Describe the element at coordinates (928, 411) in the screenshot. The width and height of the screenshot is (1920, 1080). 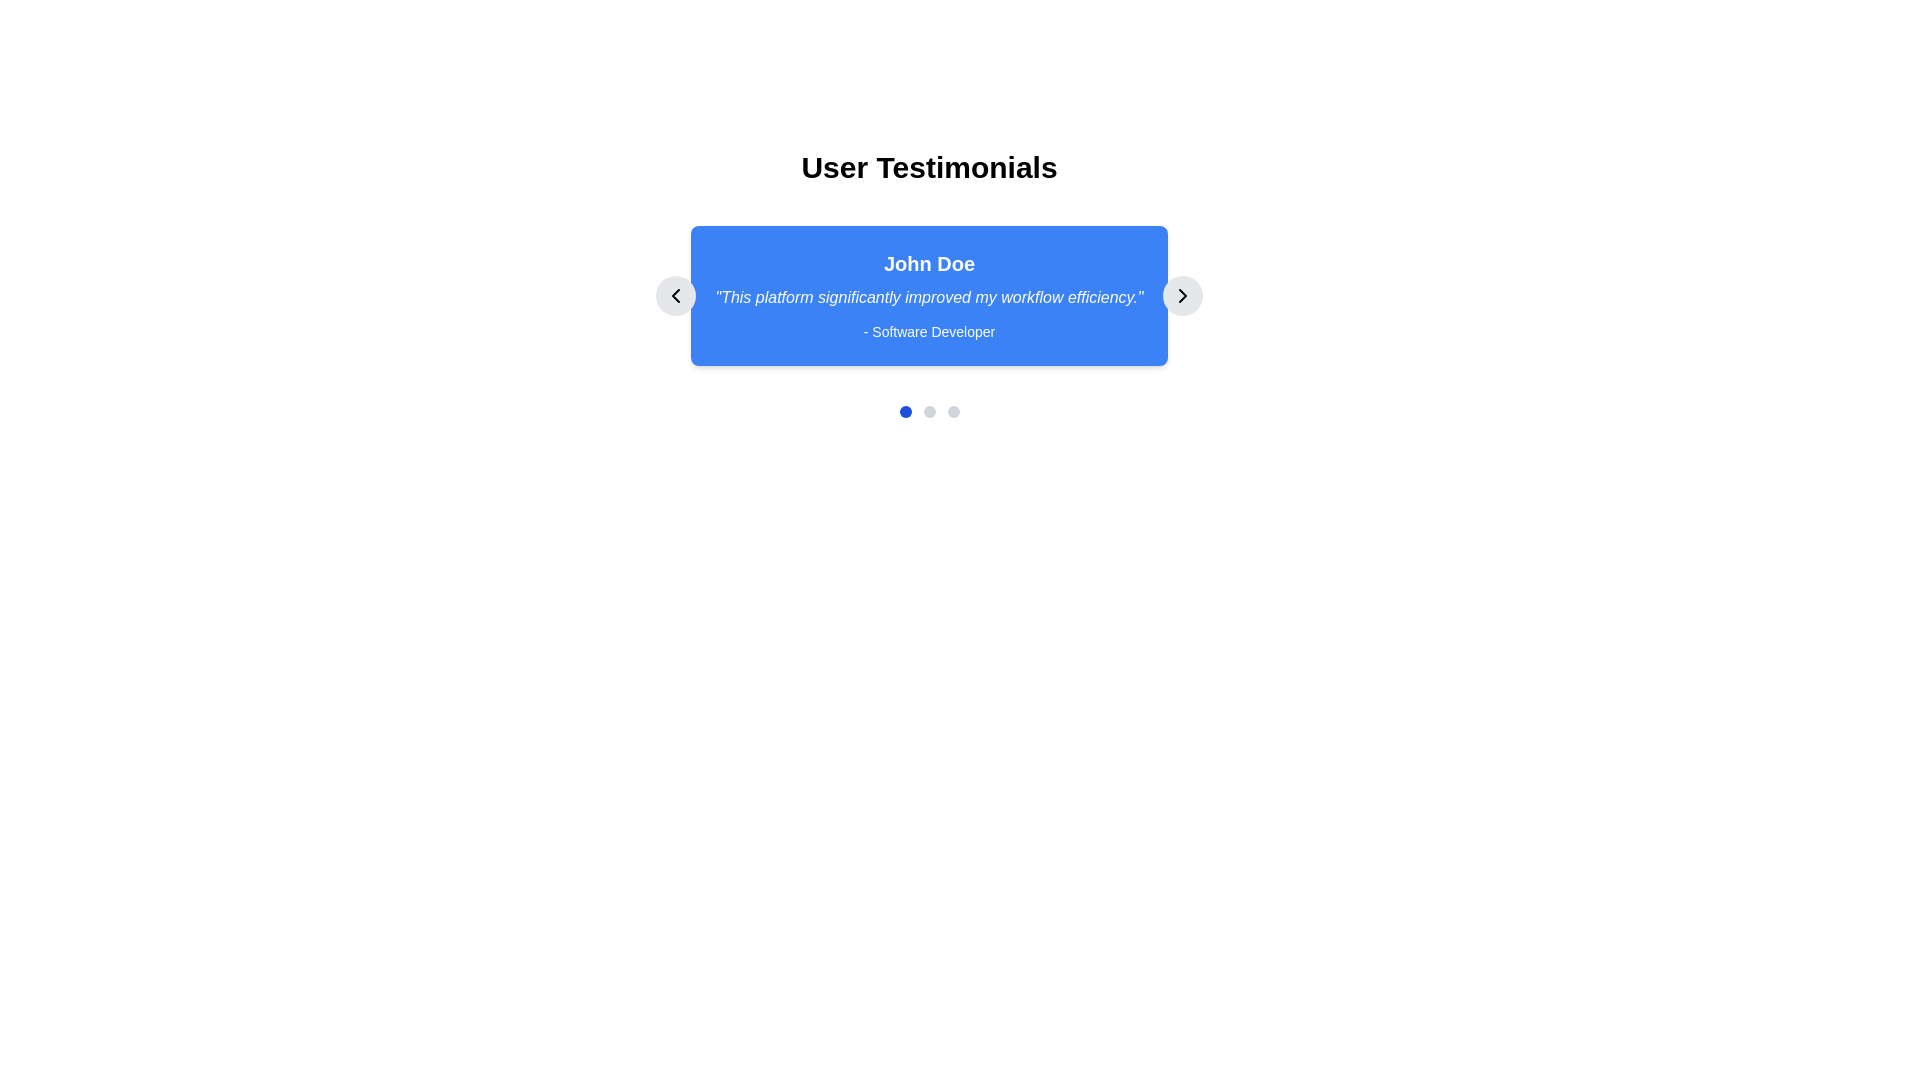
I see `the second navigation dot, which is a small circular indicator with a light gray fill` at that location.